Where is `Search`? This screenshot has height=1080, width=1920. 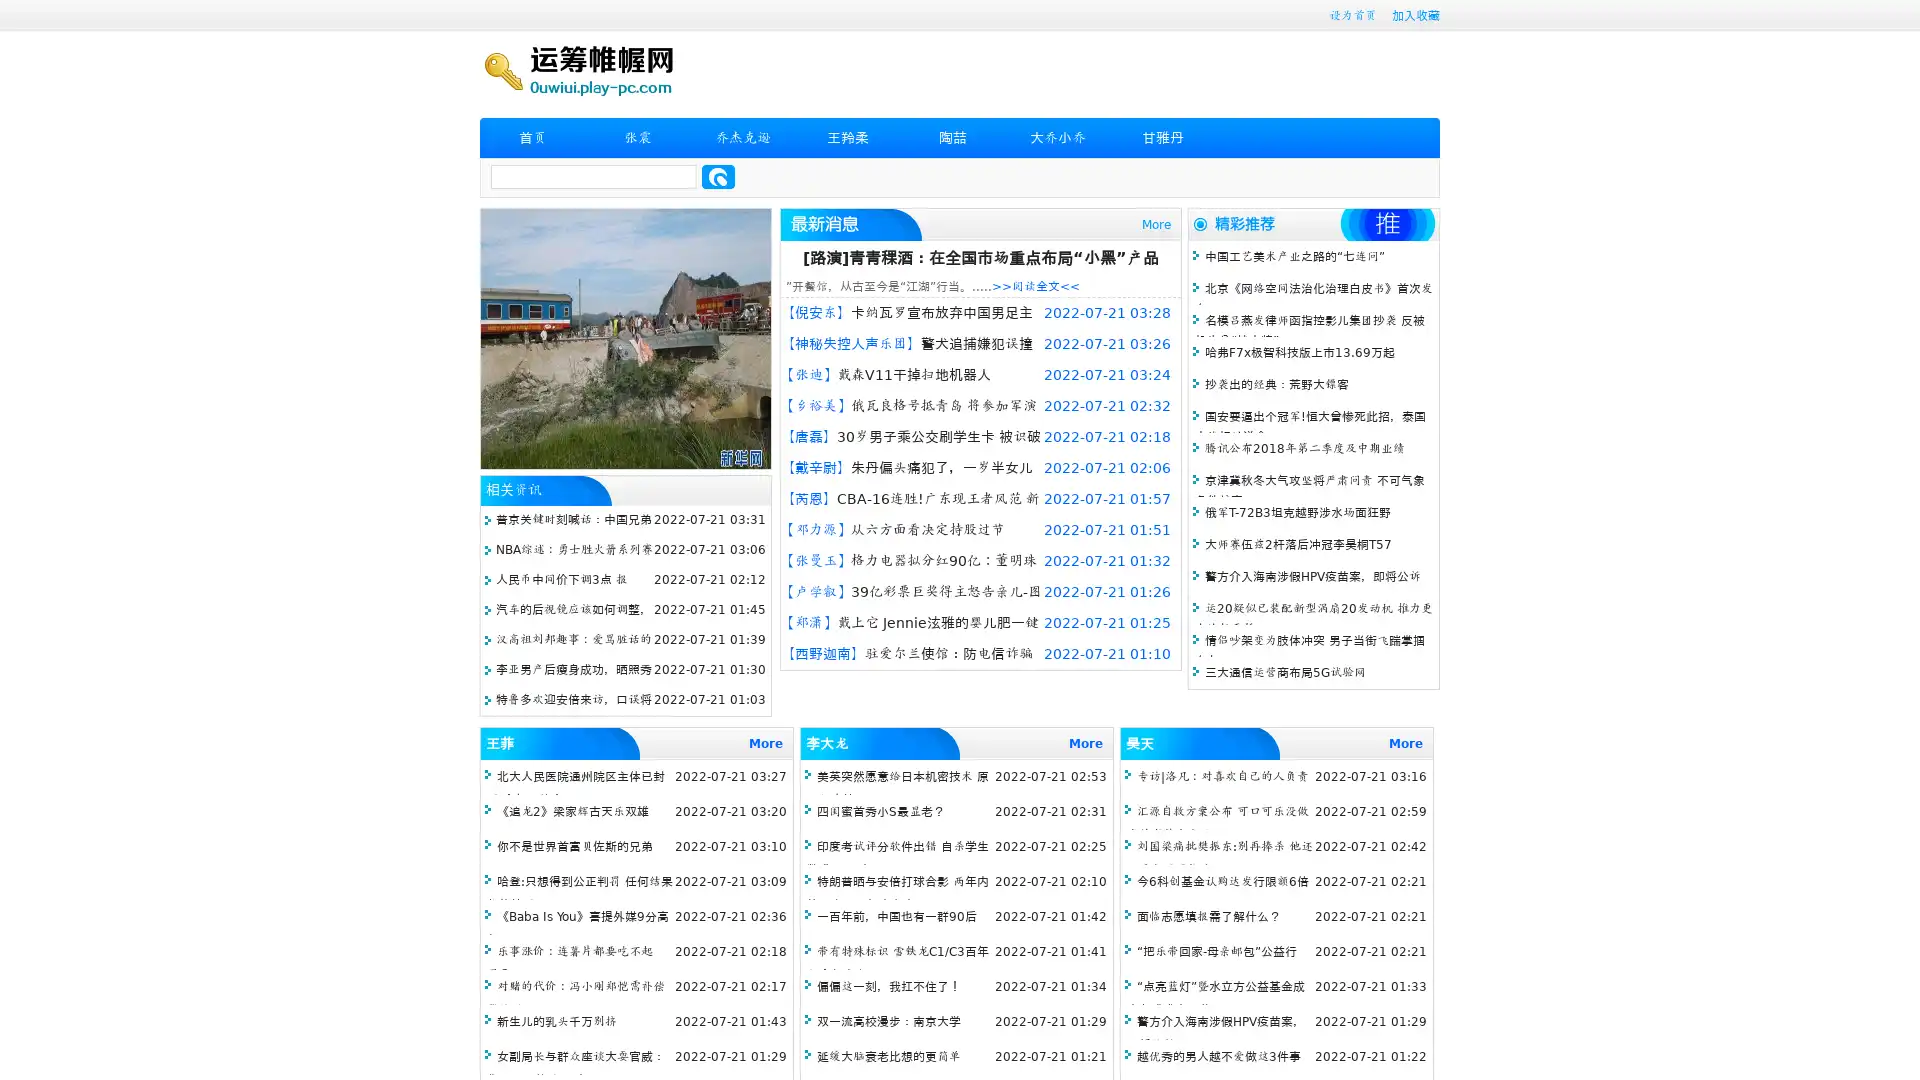
Search is located at coordinates (718, 176).